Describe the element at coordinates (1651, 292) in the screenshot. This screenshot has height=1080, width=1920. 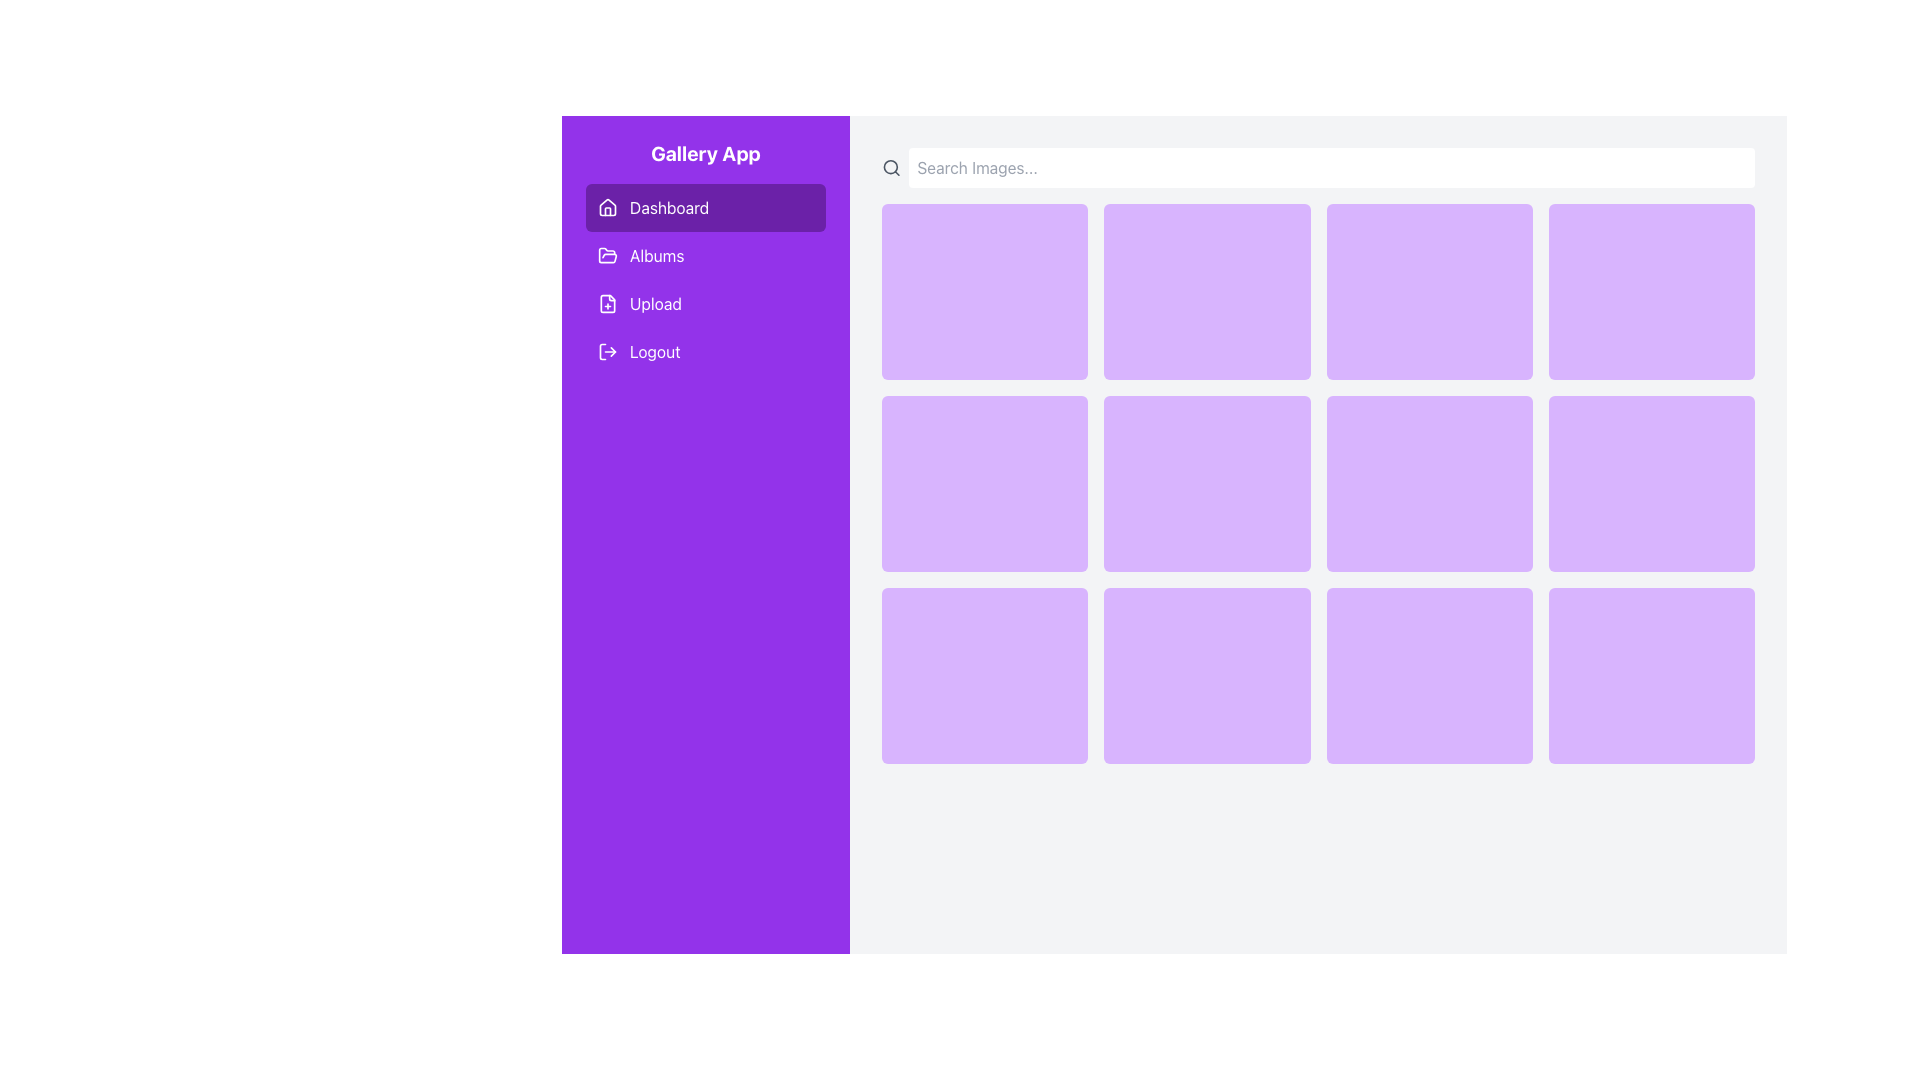
I see `the light purple rectangular tile with rounded corners, which is the fourth tile in the first row of a 4-column grid layout` at that location.